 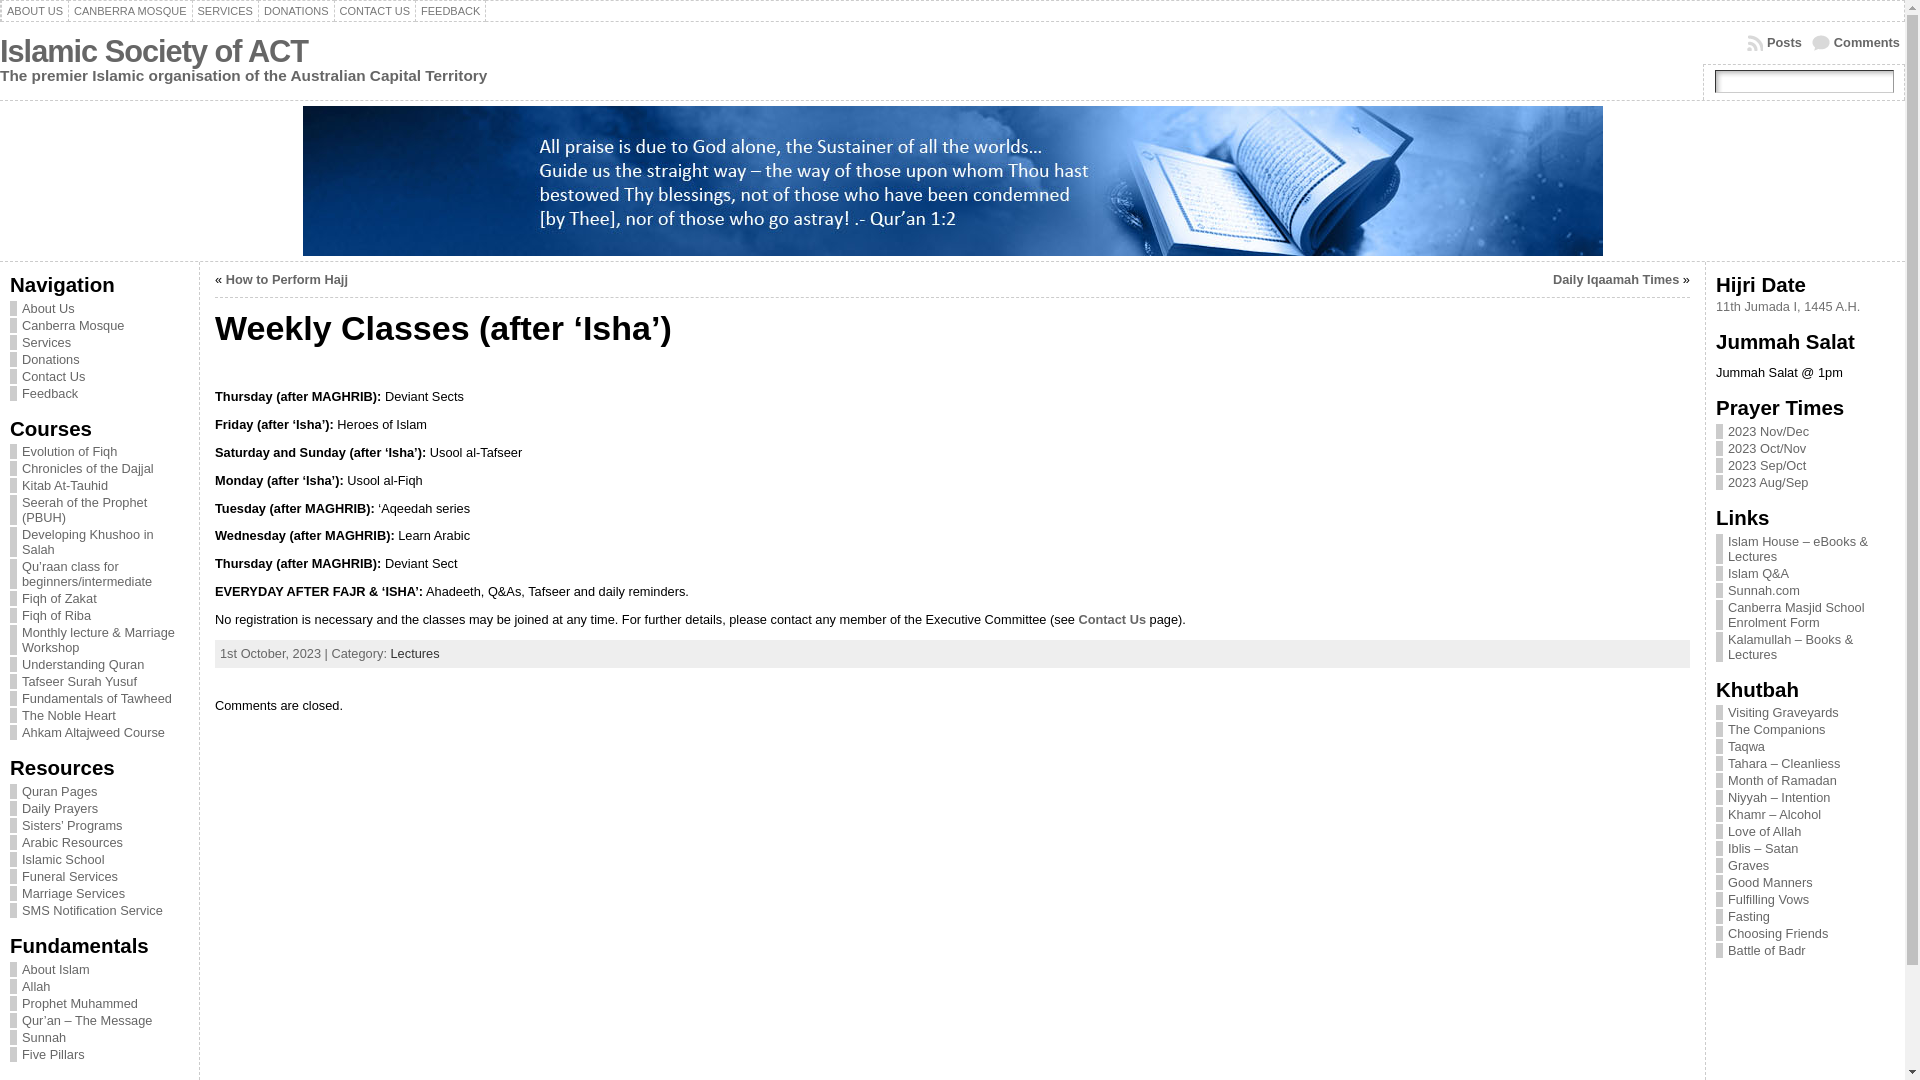 What do you see at coordinates (295, 11) in the screenshot?
I see `'DONATIONS'` at bounding box center [295, 11].